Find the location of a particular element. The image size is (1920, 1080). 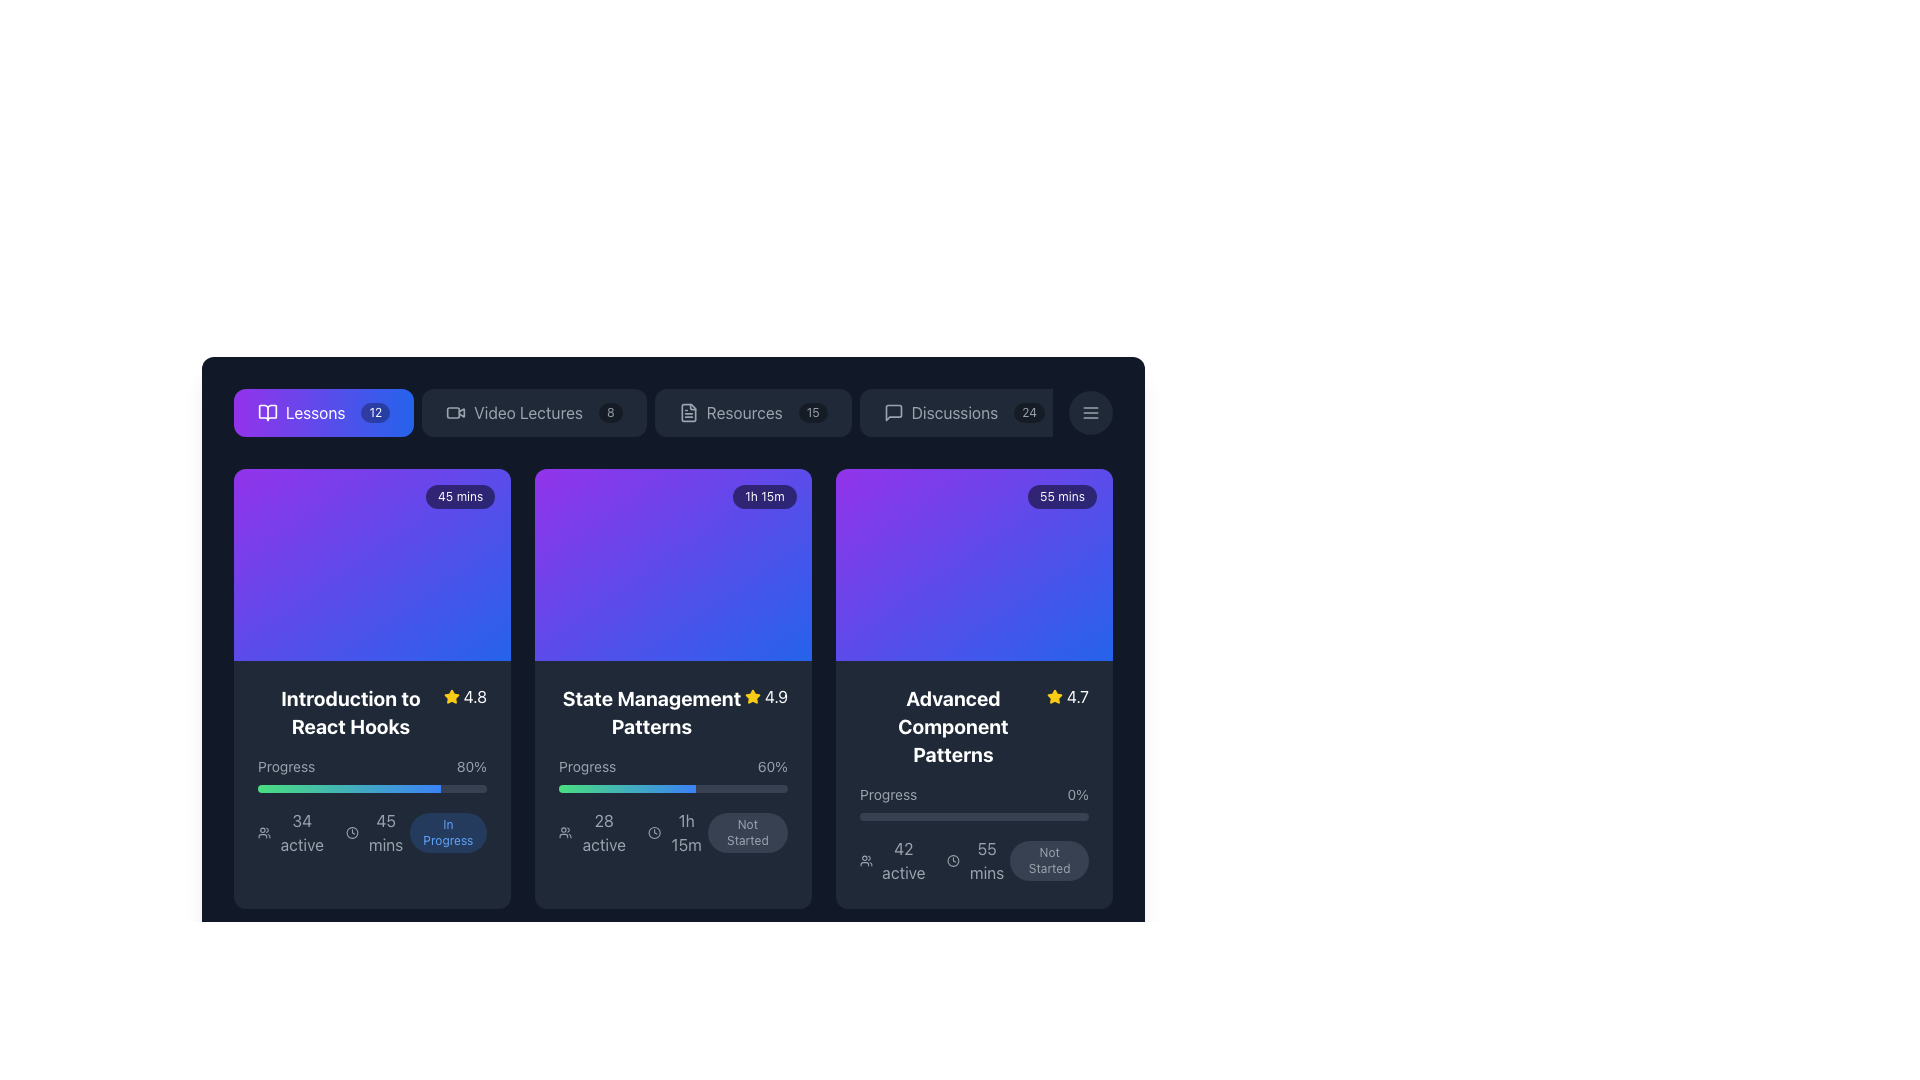

displayed information of the text-based UI component showing '45 mins' with a clock icon, located in the leftmost card under the 'Introduction to React Hooks' header is located at coordinates (377, 833).